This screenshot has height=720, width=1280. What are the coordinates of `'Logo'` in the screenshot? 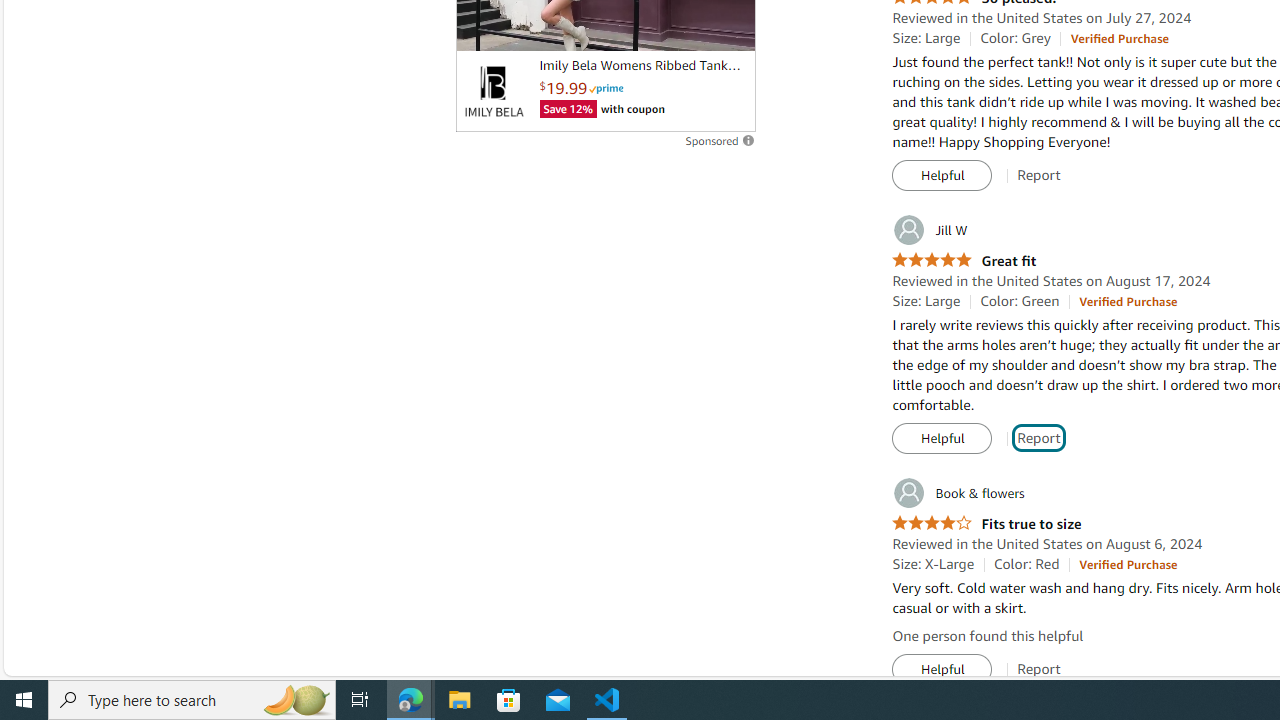 It's located at (493, 91).